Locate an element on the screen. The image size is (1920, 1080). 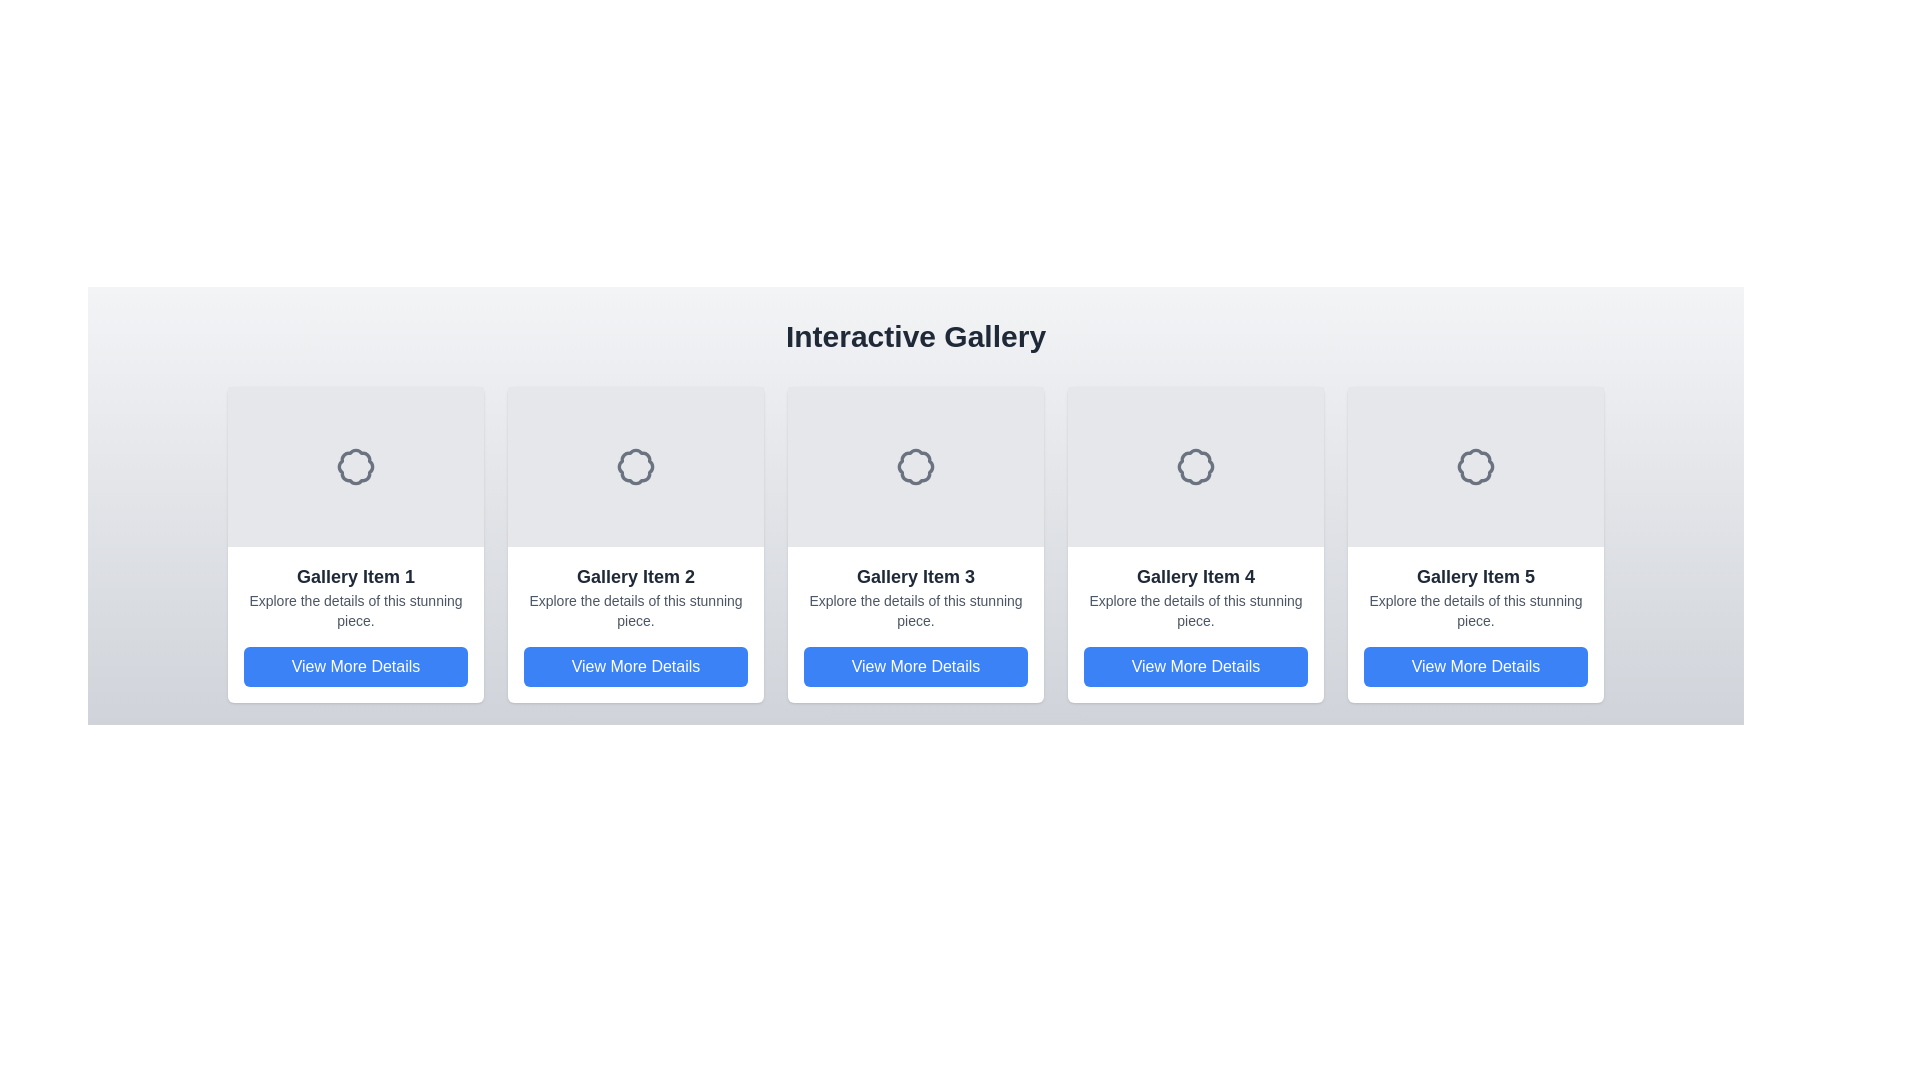
the decorative badge icon located in the third card of the gallery, positioned above 'Gallery Item 3' and below 'Interactive Gallery' is located at coordinates (915, 466).